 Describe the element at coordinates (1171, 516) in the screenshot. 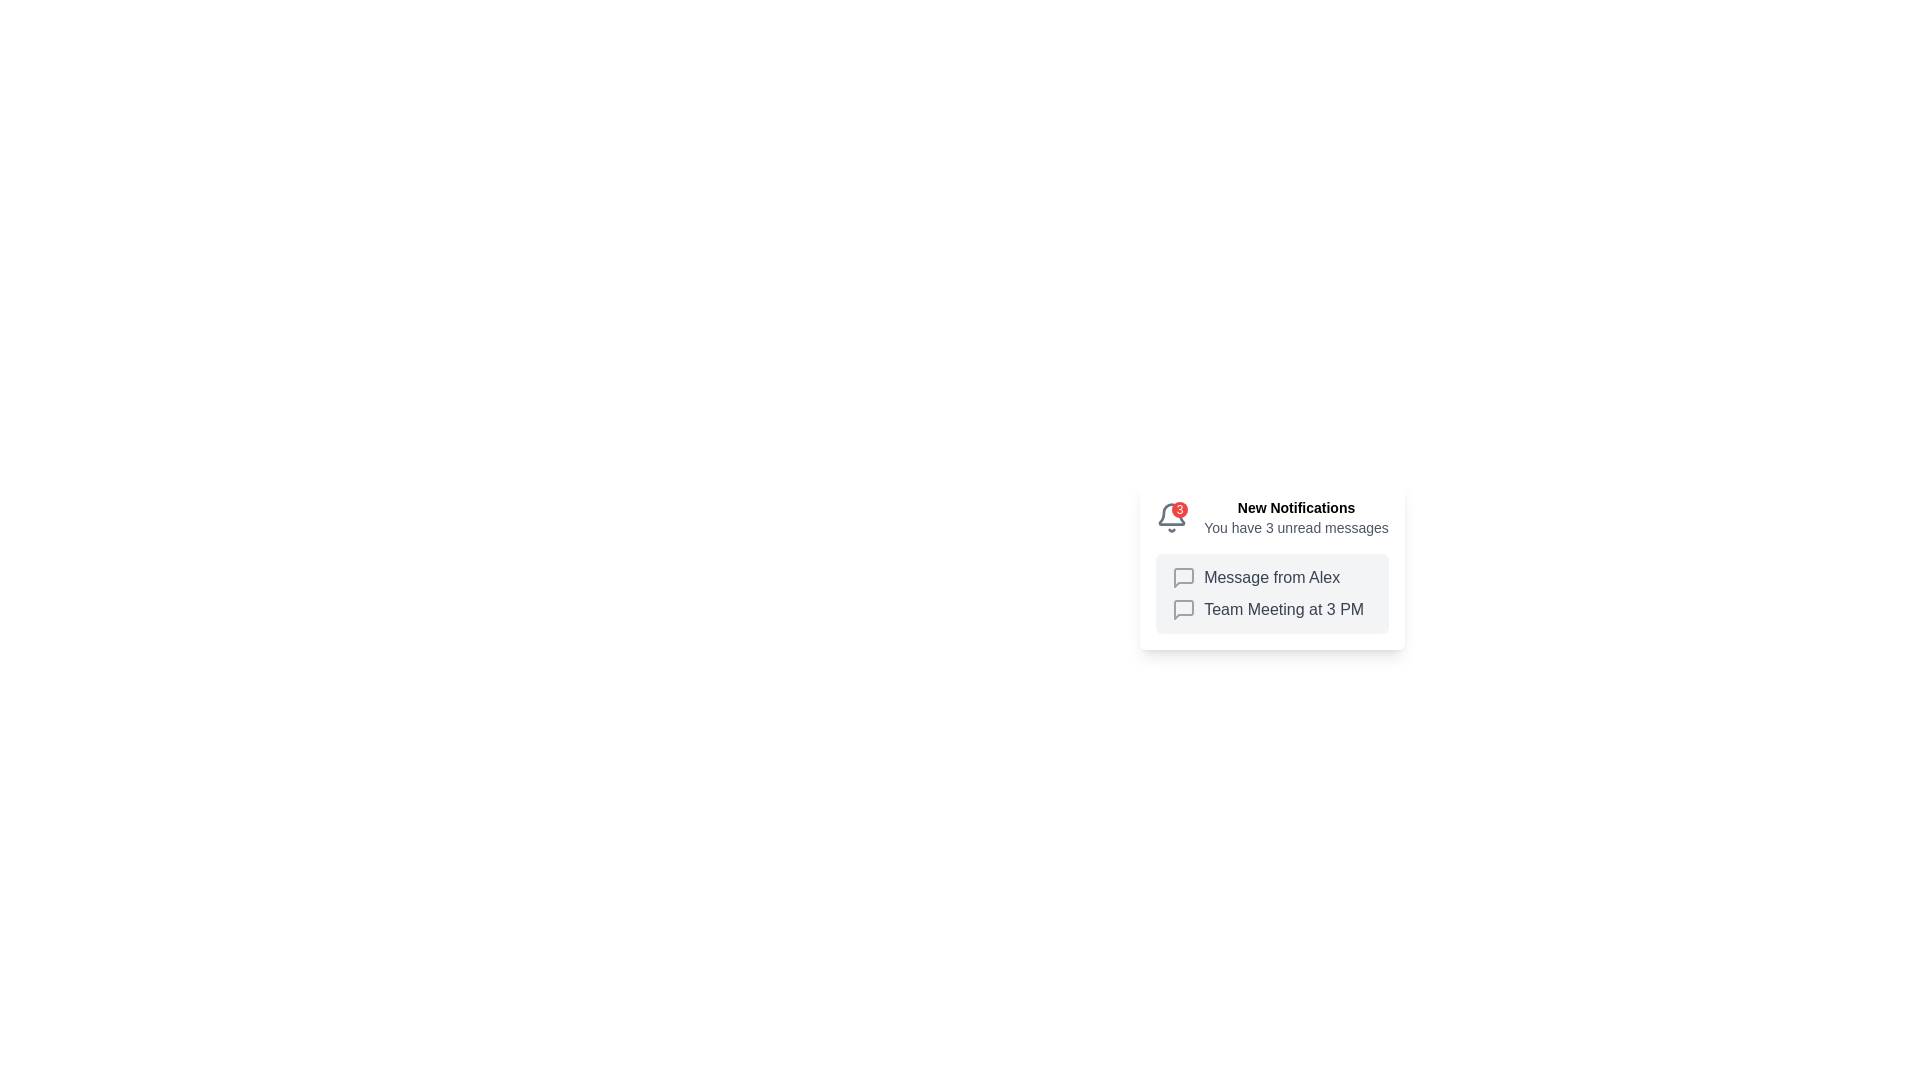

I see `the red circular badge on the notification icon styled as a bell, which indicates 3 new notifications` at that location.